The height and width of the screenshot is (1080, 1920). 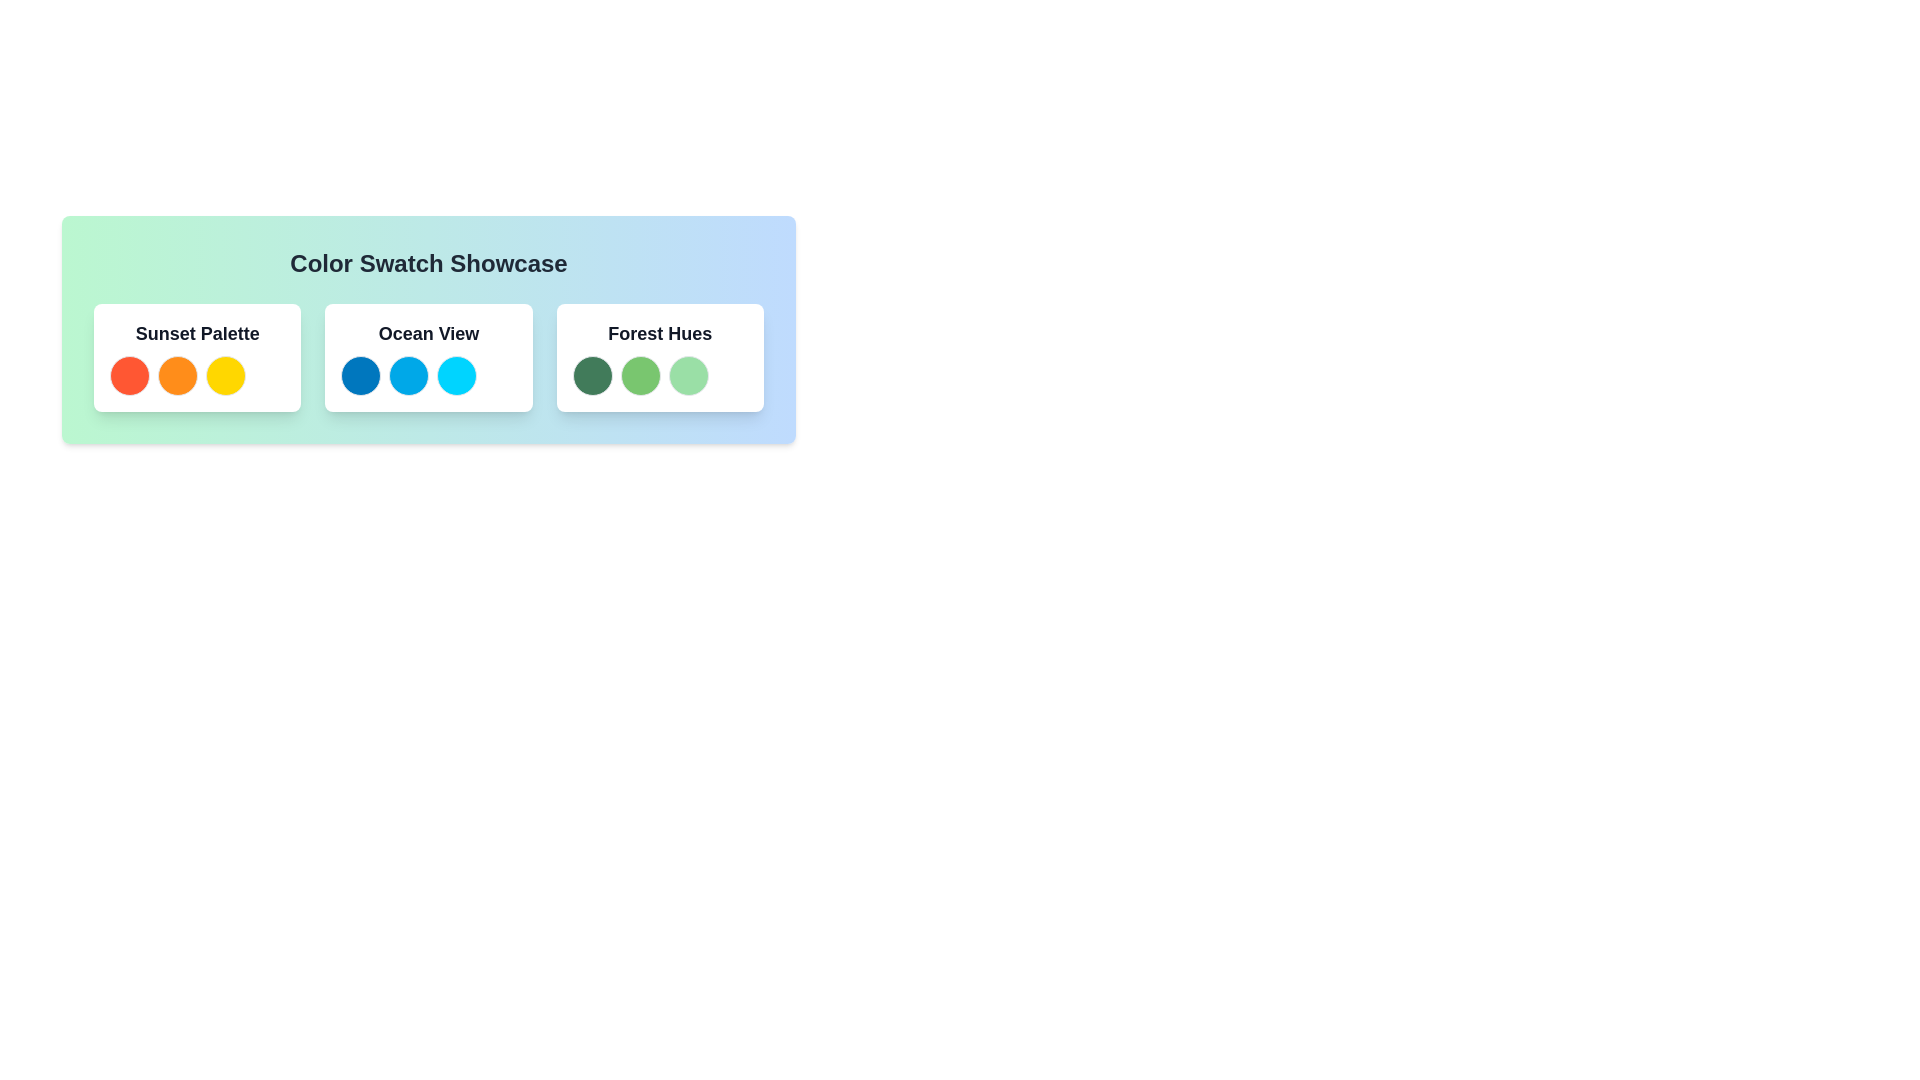 What do you see at coordinates (408, 375) in the screenshot?
I see `the second circular color swatch representing a specific blue color within the 'Ocean View' theme` at bounding box center [408, 375].